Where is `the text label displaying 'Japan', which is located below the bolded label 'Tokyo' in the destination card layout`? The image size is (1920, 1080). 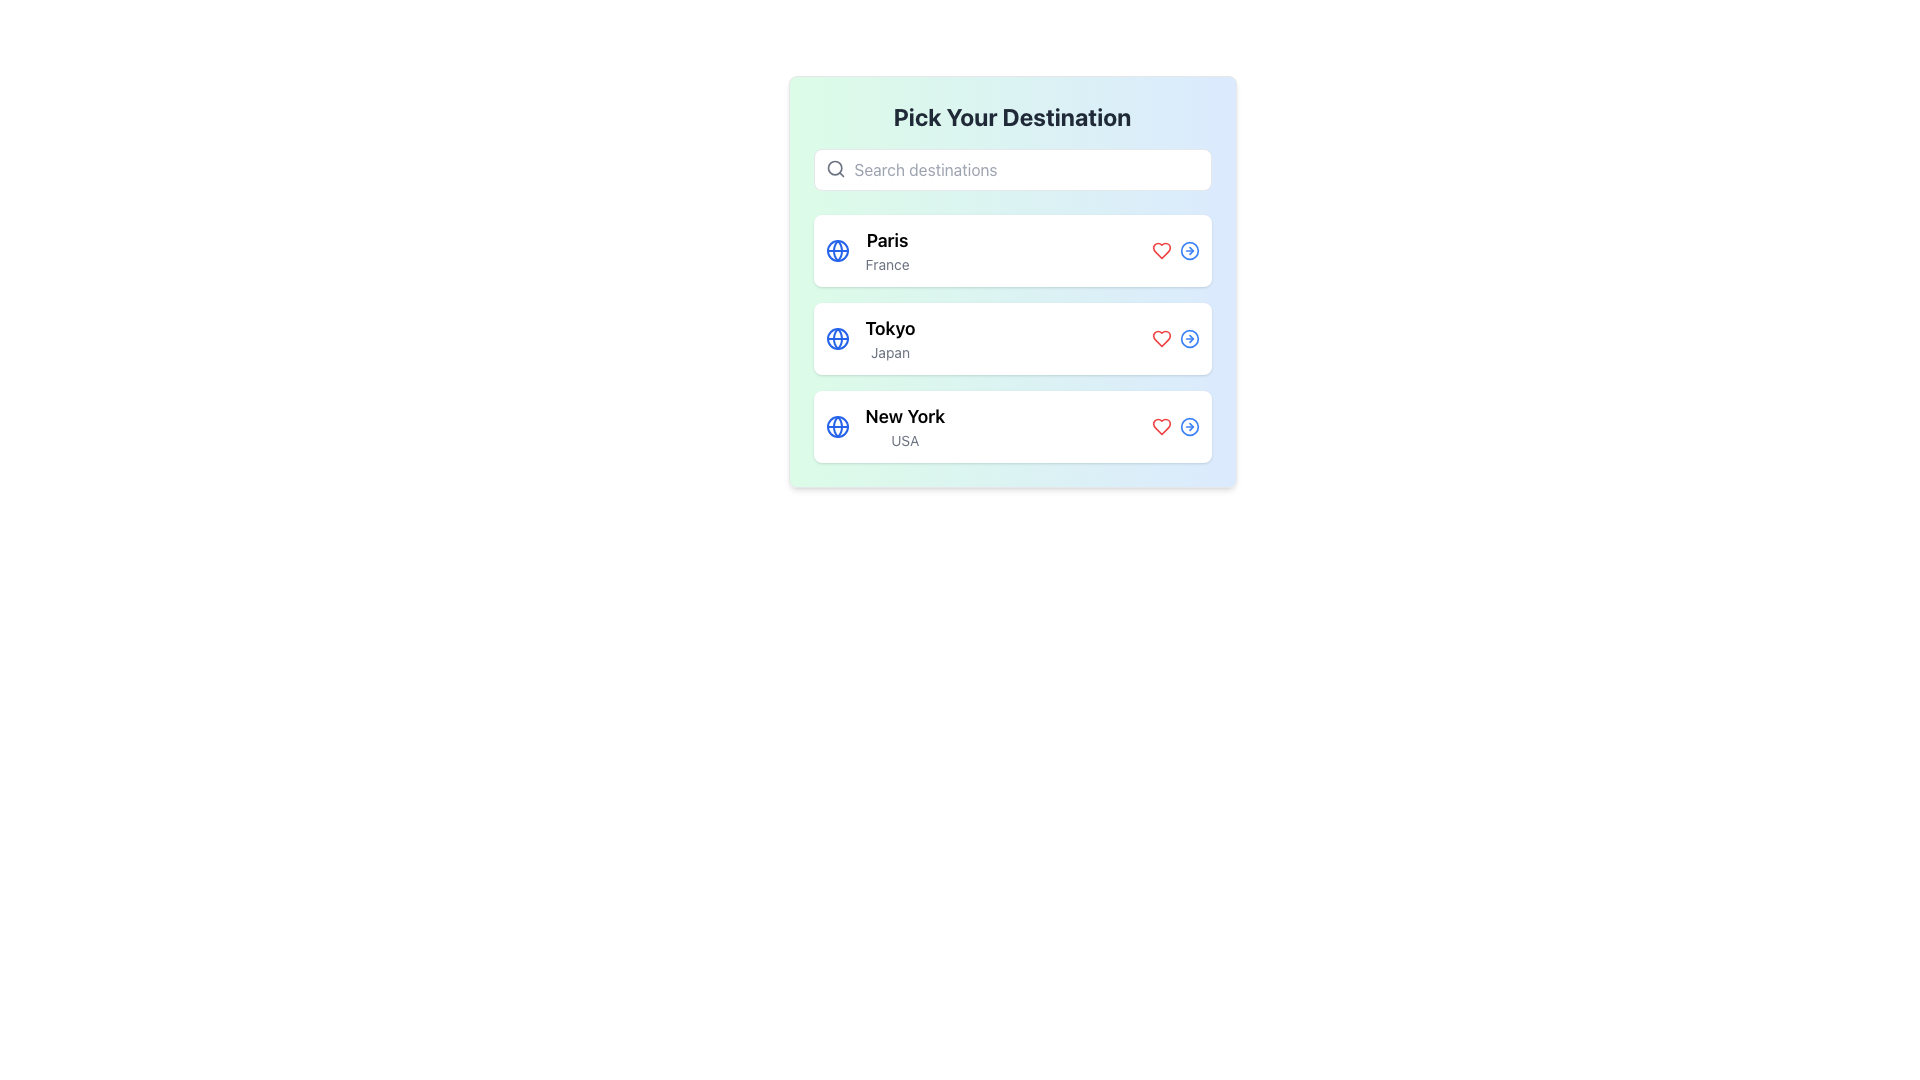
the text label displaying 'Japan', which is located below the bolded label 'Tokyo' in the destination card layout is located at coordinates (889, 352).